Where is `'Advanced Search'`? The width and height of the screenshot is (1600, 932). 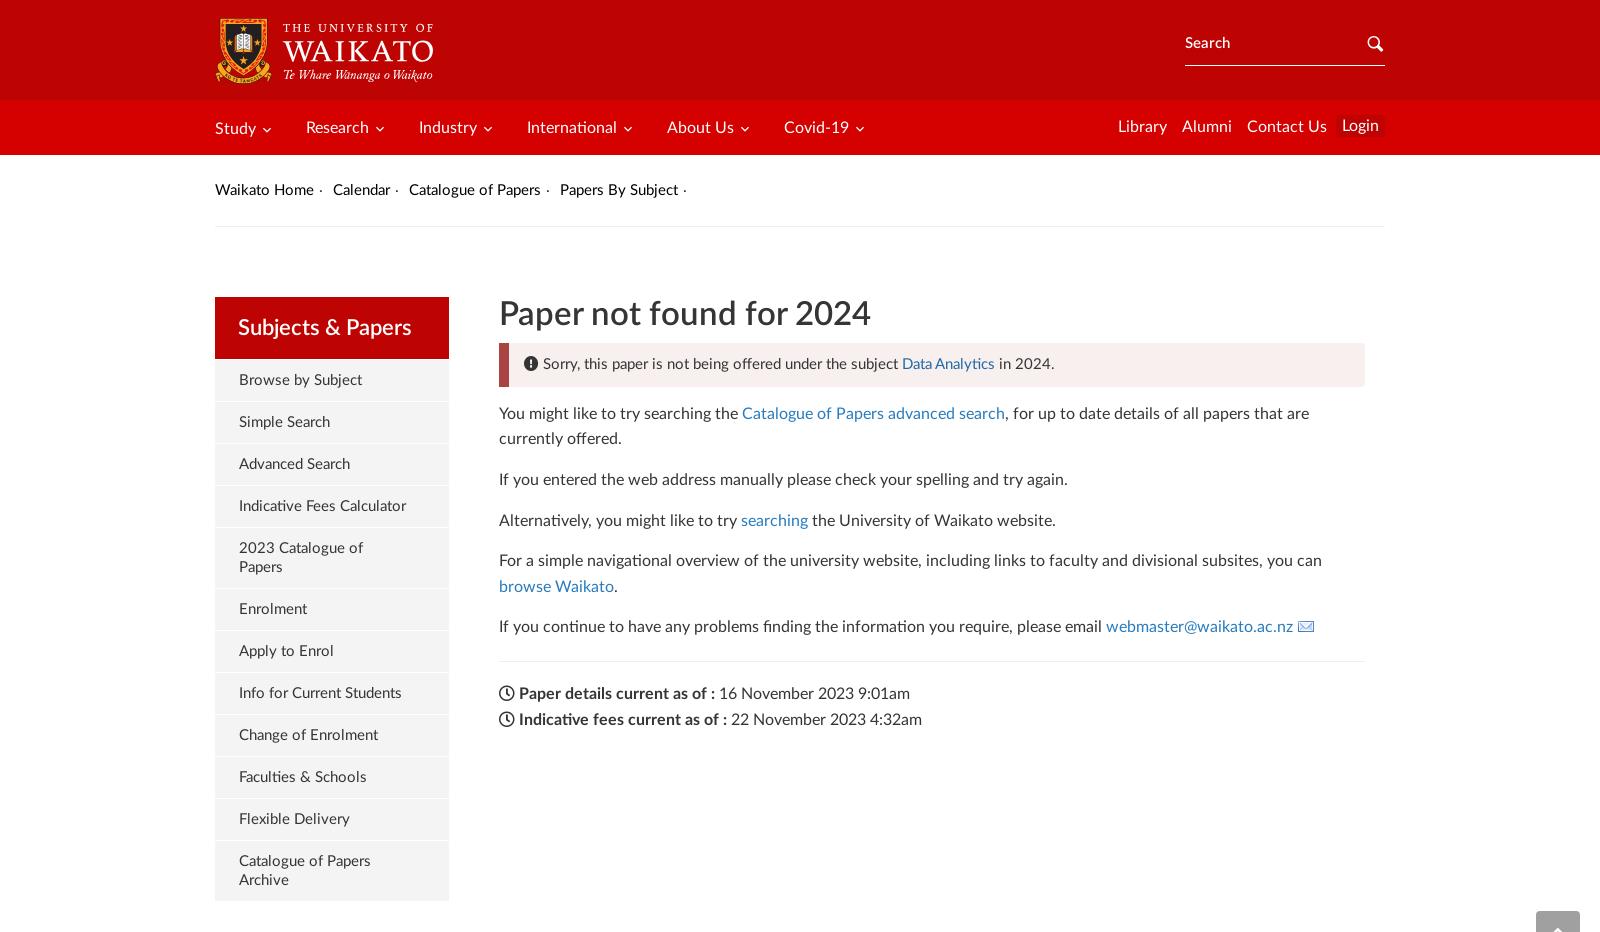 'Advanced Search' is located at coordinates (294, 463).